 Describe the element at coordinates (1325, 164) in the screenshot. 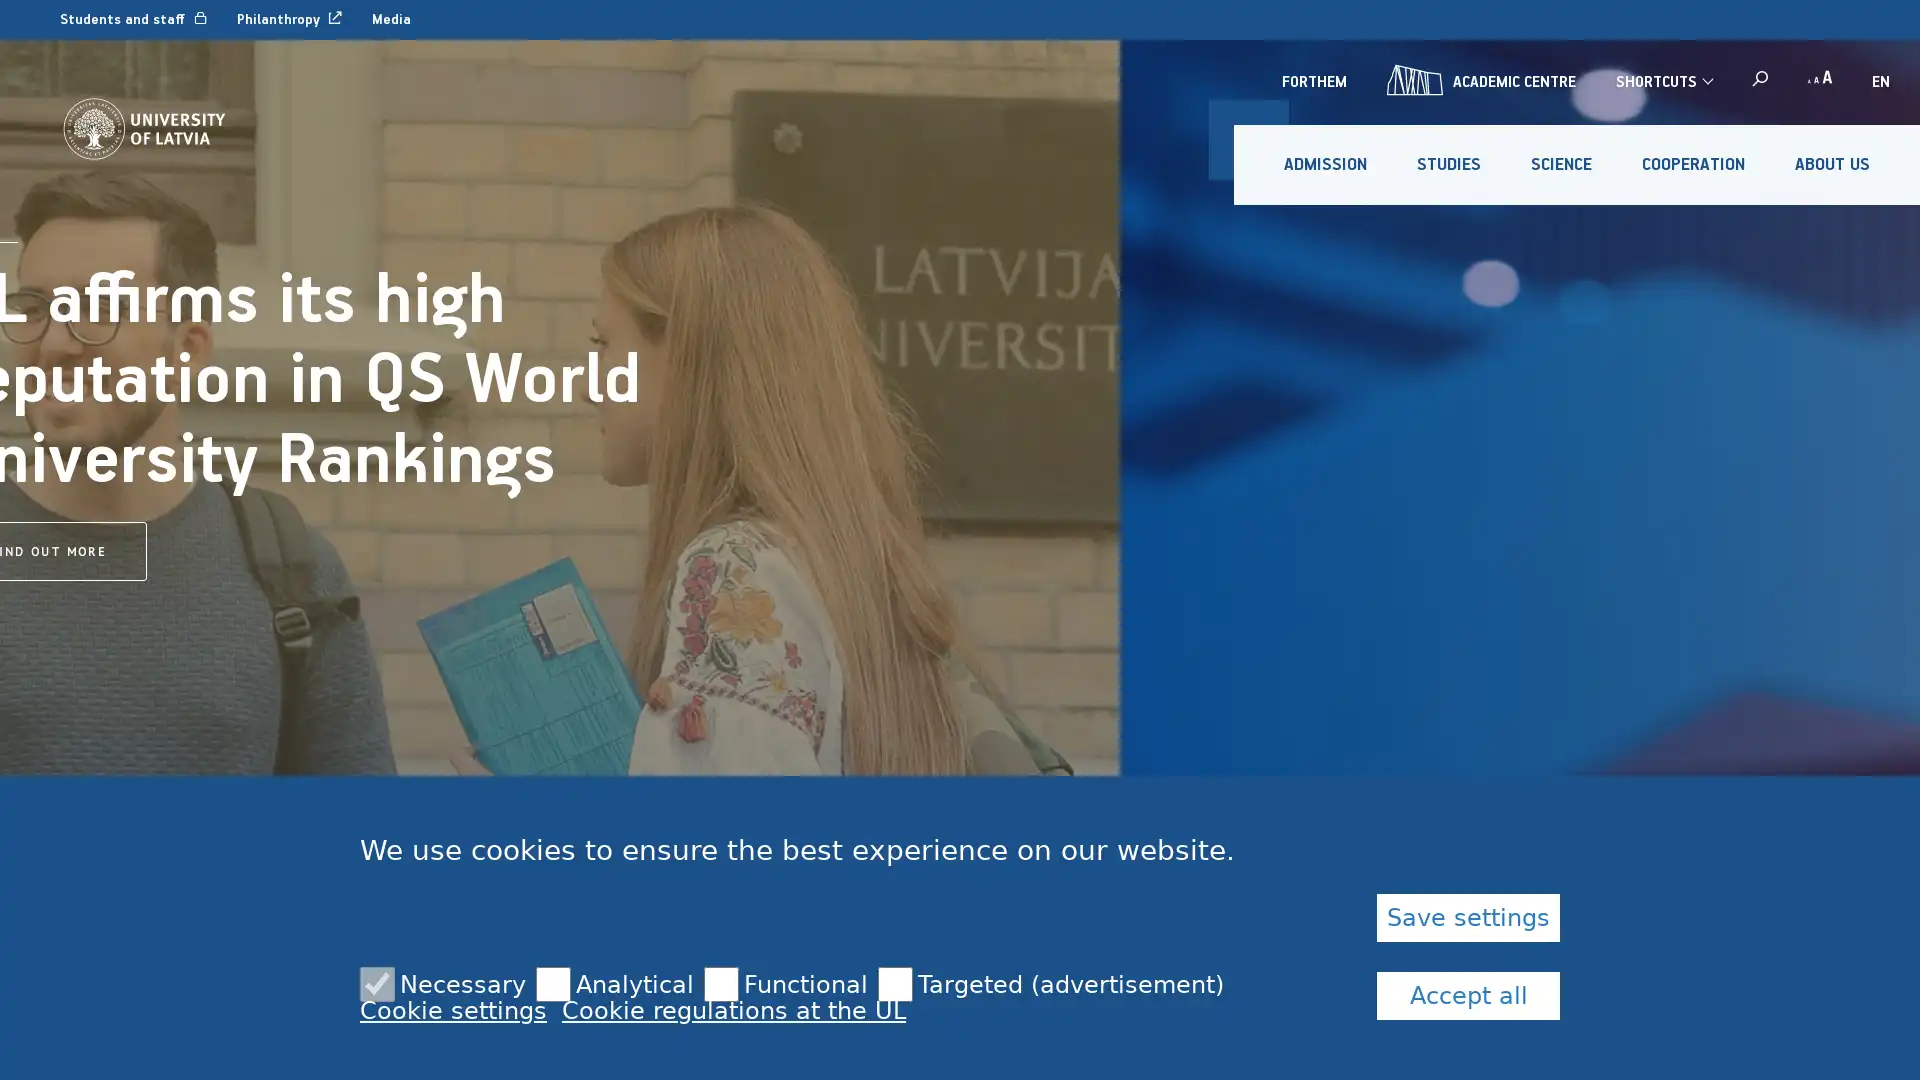

I see `ADMISSION` at that location.